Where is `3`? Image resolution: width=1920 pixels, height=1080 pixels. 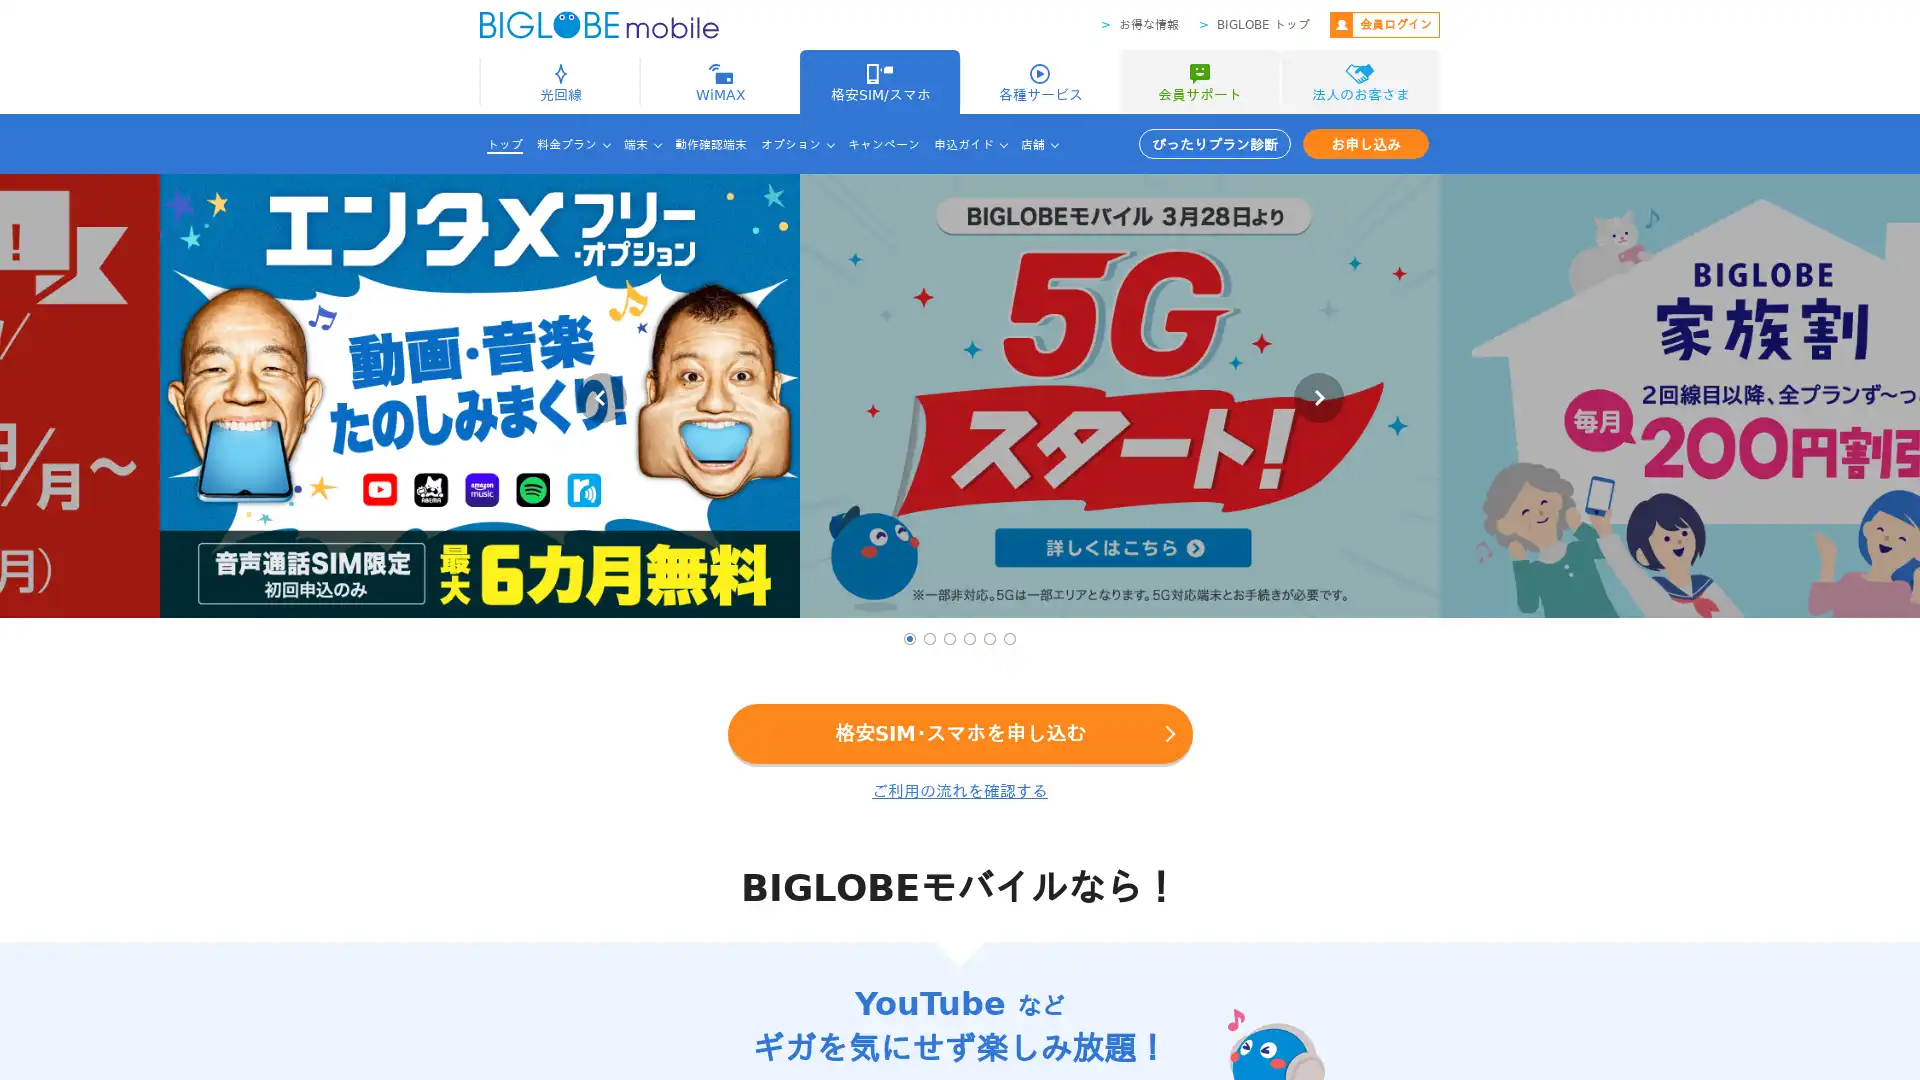 3 is located at coordinates (949, 639).